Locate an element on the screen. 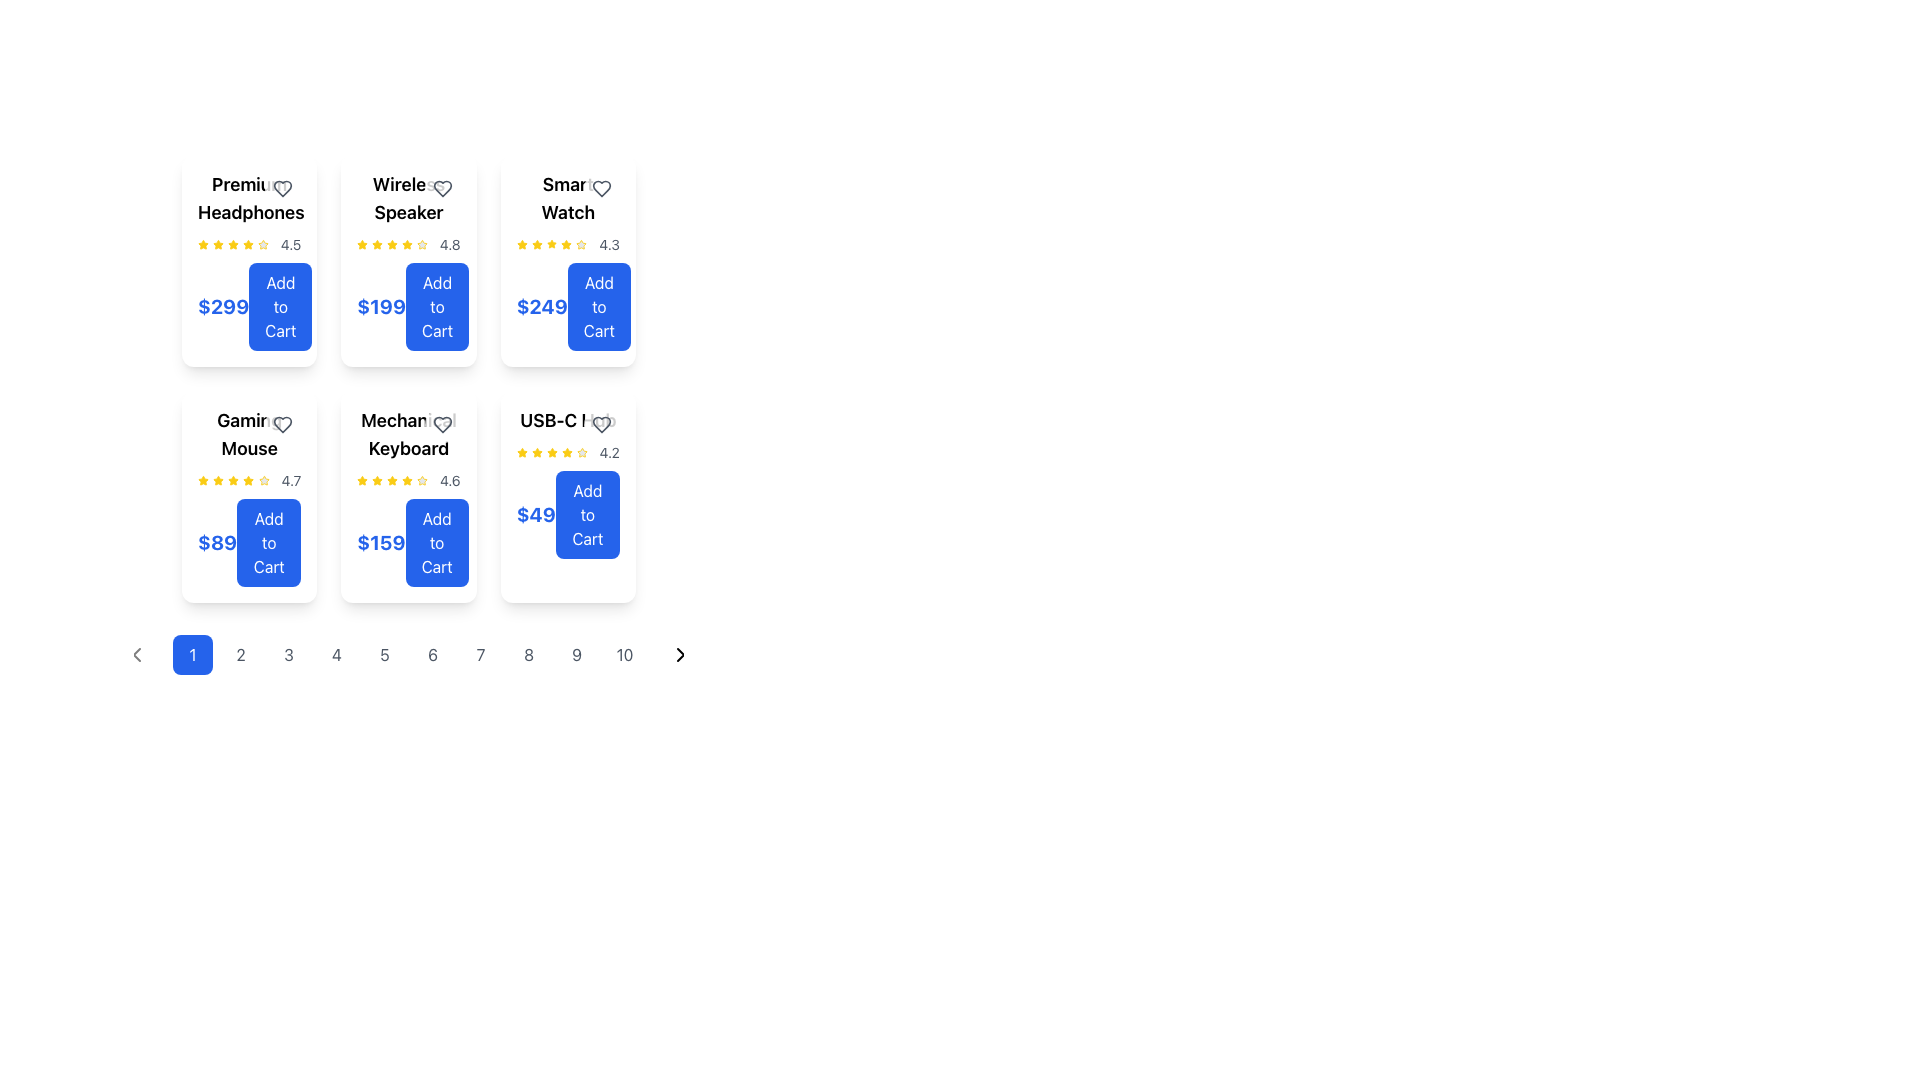 This screenshot has height=1080, width=1920. the second star icon is located at coordinates (203, 243).